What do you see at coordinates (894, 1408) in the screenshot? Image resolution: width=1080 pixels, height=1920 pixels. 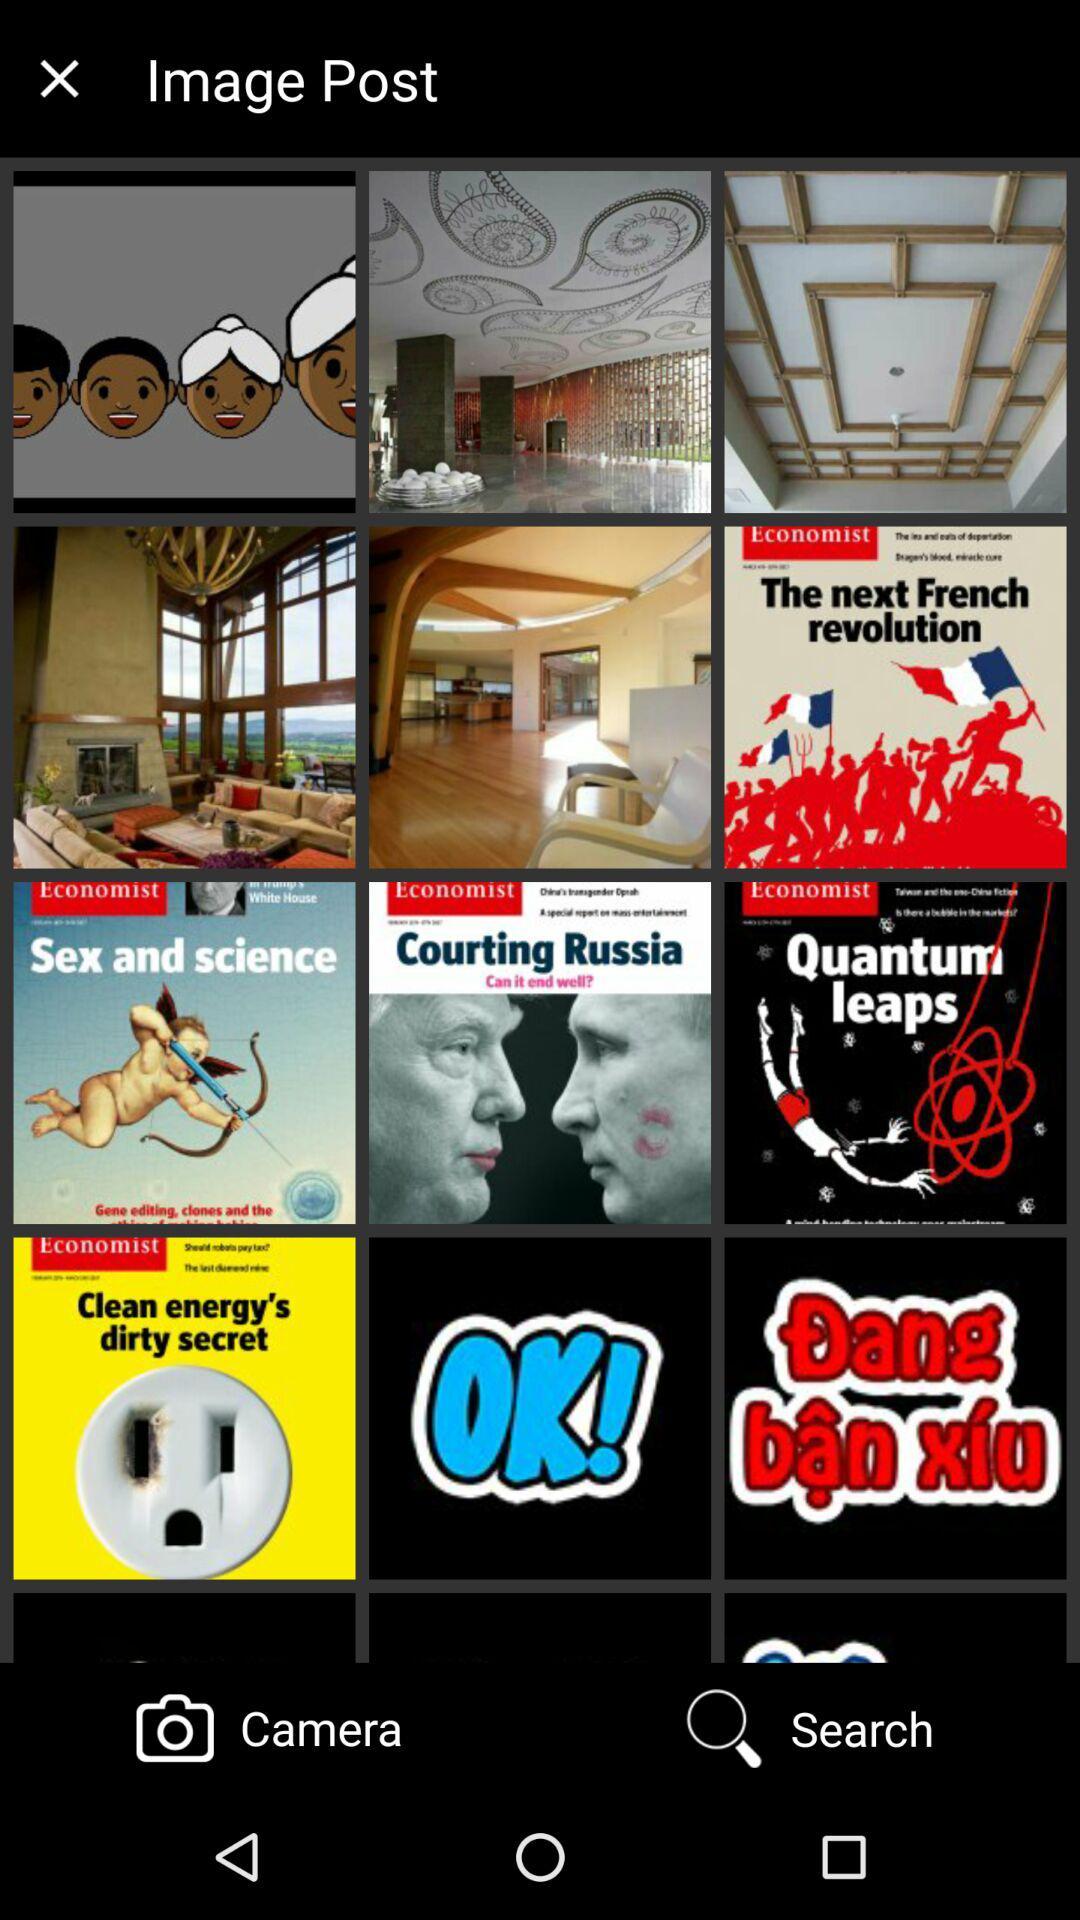 I see `the image on the bottom right corner of the web page` at bounding box center [894, 1408].